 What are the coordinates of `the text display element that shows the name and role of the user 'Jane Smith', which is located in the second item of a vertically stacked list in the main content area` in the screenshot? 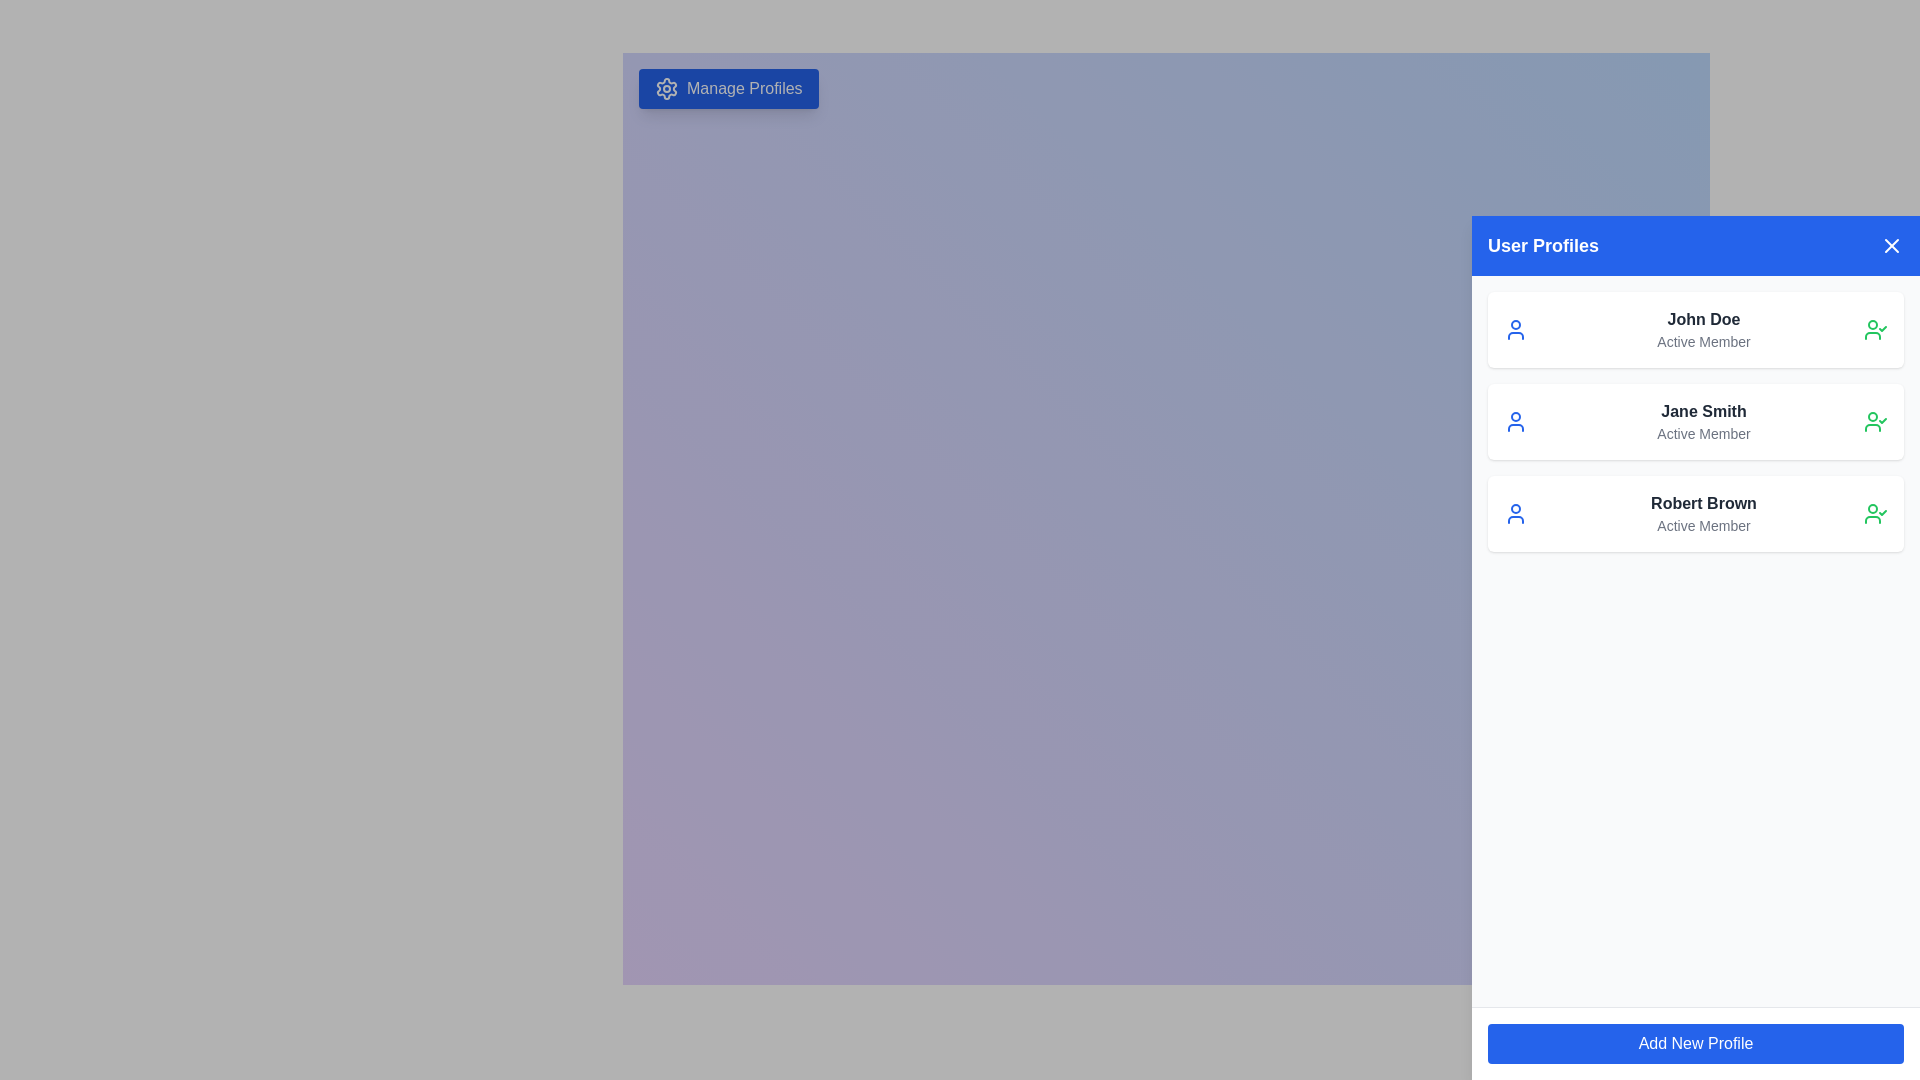 It's located at (1703, 420).